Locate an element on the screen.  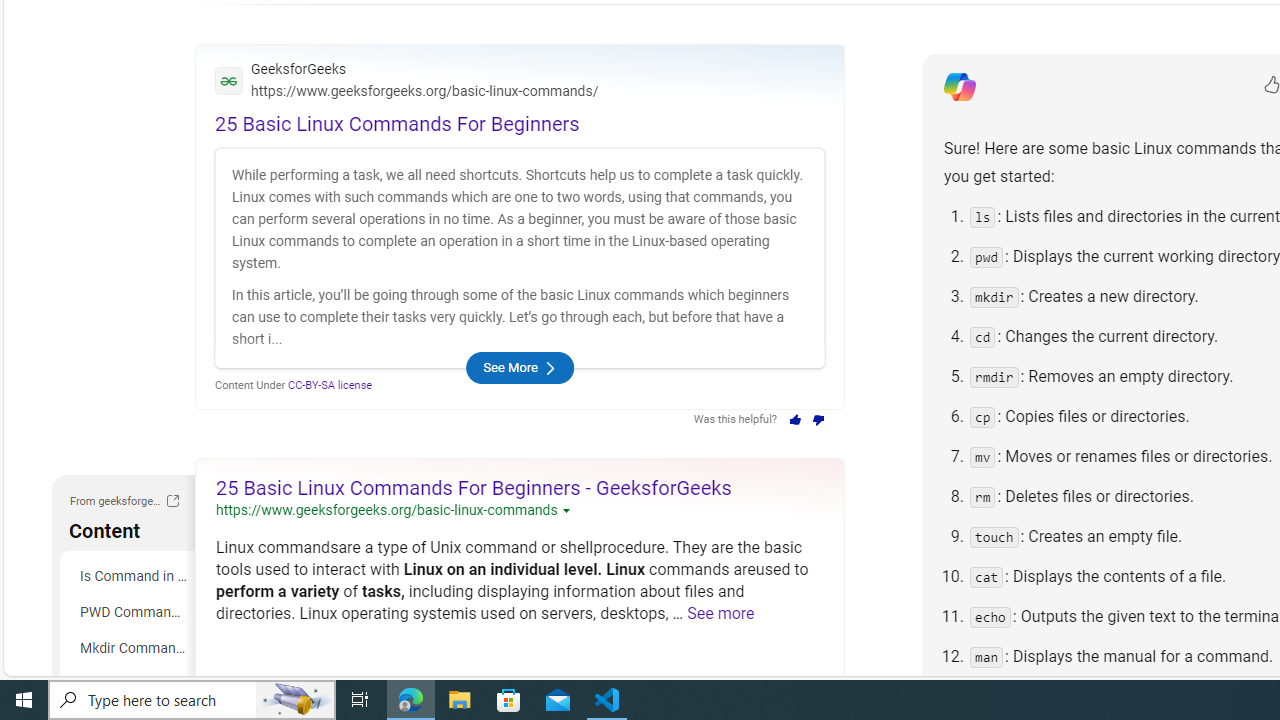
'CD Command in Linux' is located at coordinates (130, 683).